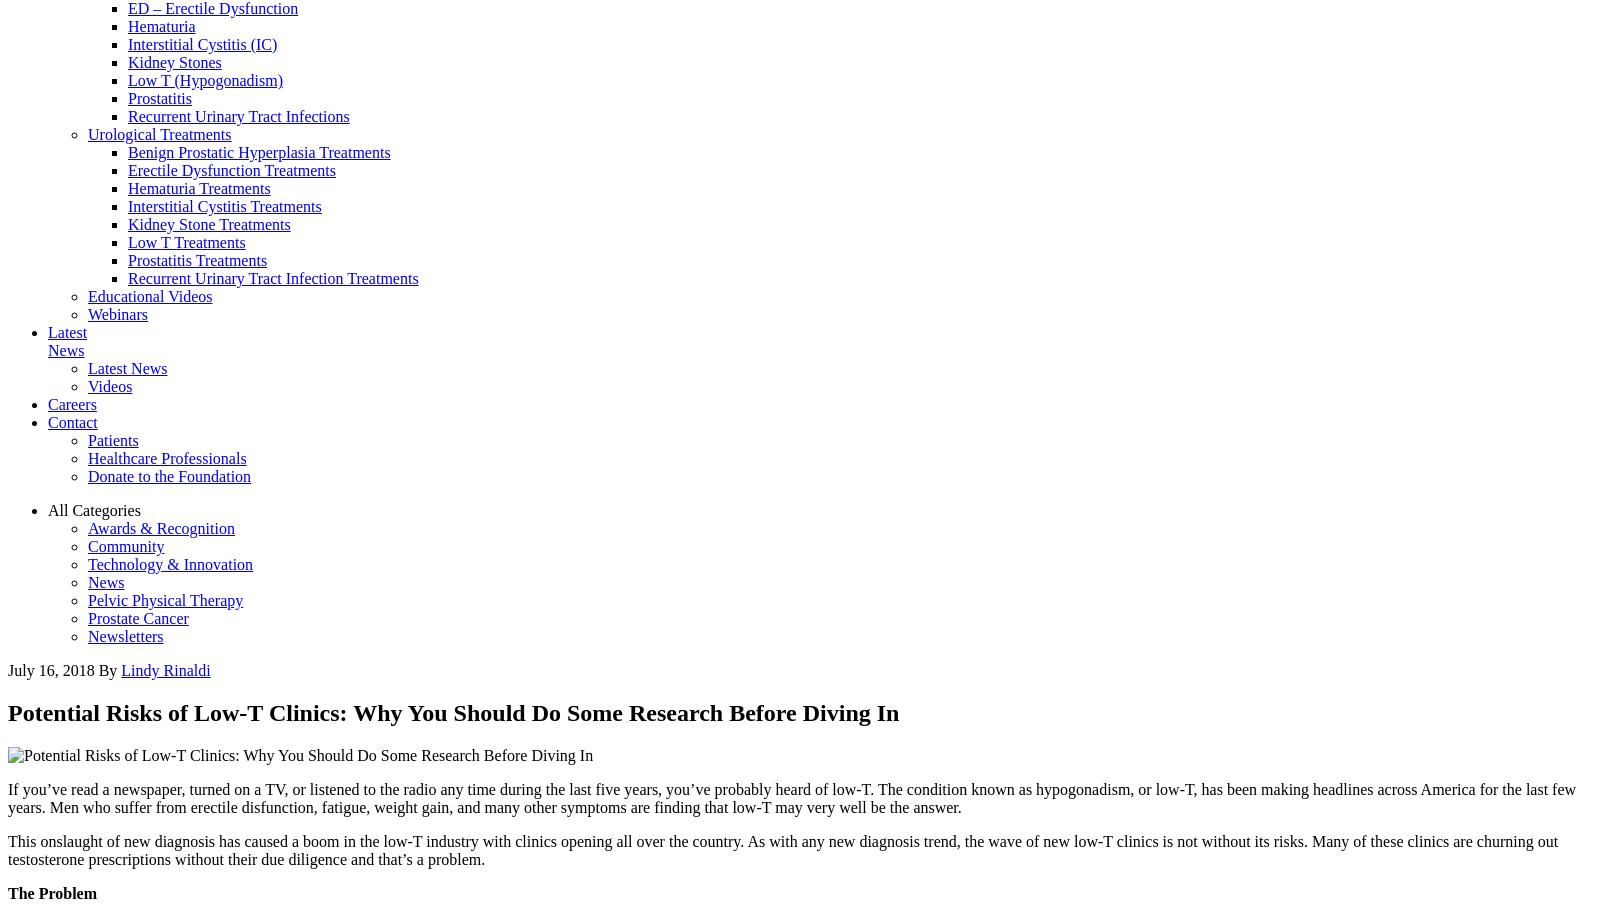 This screenshot has width=1600, height=909. What do you see at coordinates (47, 404) in the screenshot?
I see `'Careers'` at bounding box center [47, 404].